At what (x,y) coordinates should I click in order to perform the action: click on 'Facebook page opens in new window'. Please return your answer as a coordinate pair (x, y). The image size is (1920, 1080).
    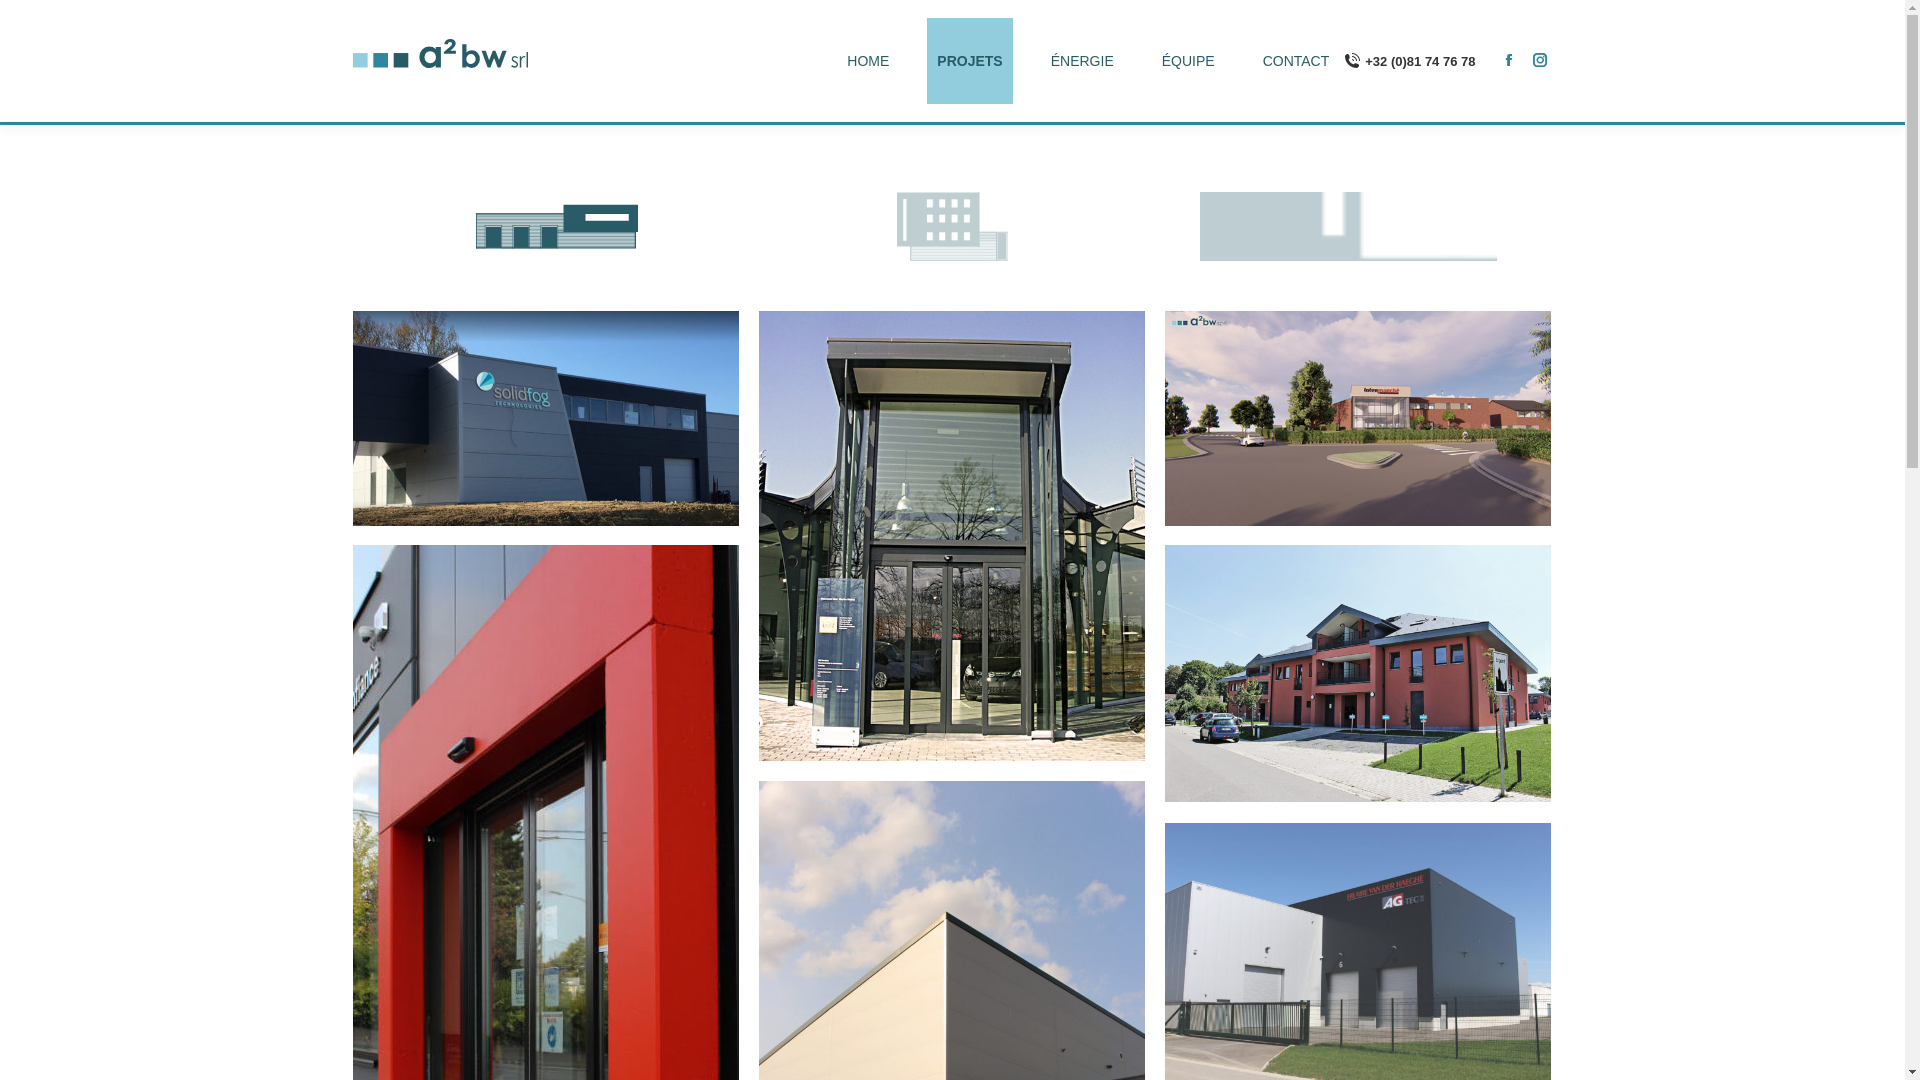
    Looking at the image, I should click on (1508, 57).